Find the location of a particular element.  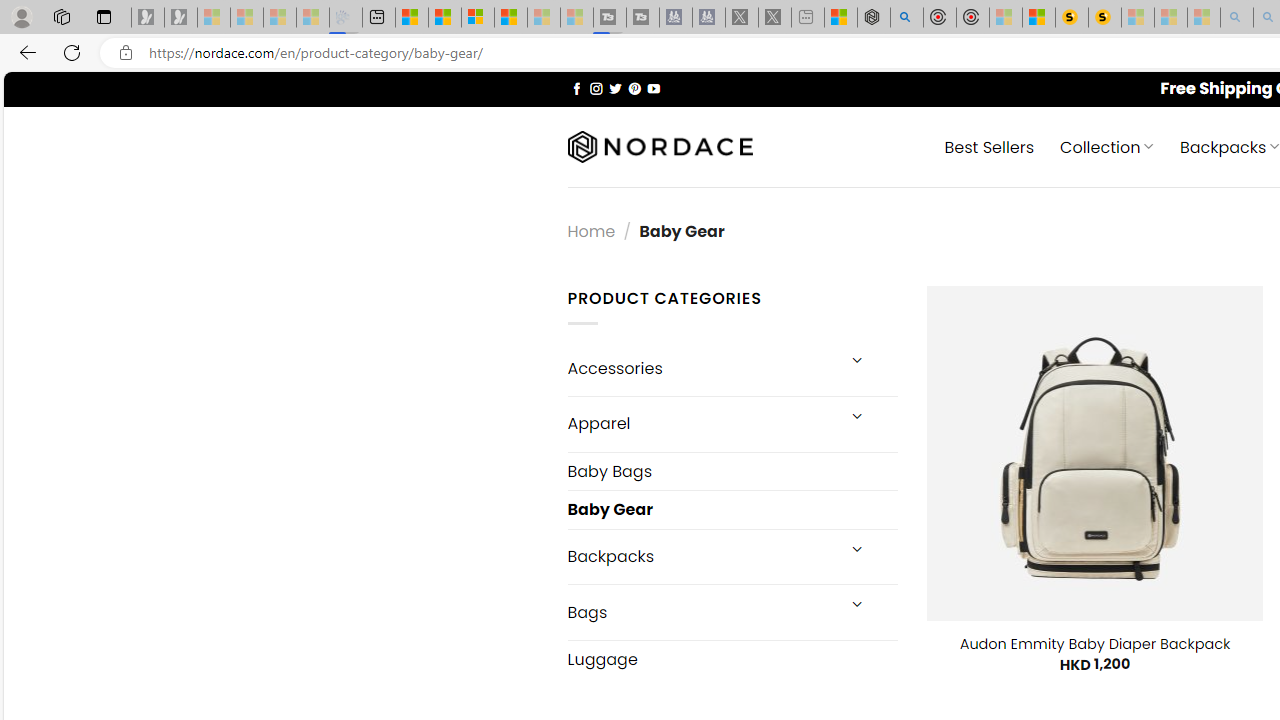

'  Best Sellers' is located at coordinates (990, 145).